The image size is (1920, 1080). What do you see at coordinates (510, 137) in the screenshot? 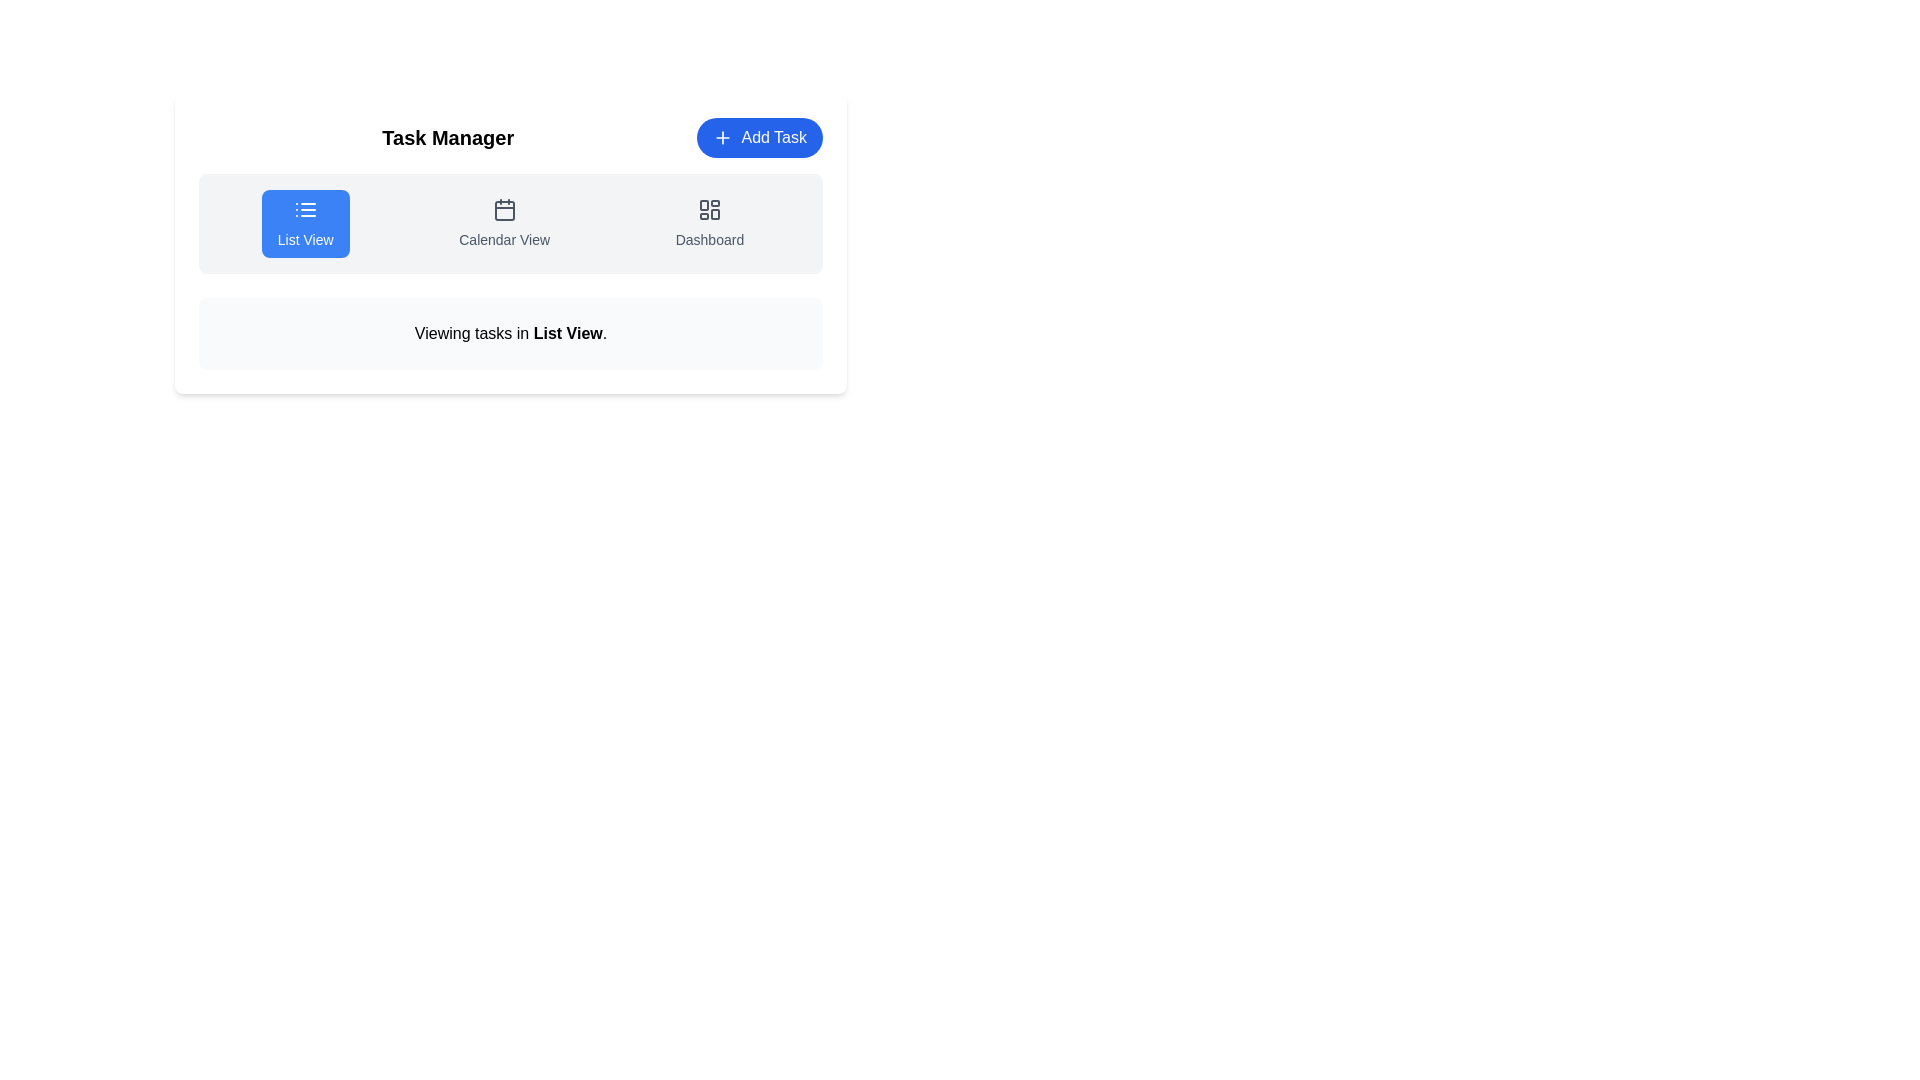
I see `the 'Task Manager' text in the header section of the task management panel` at bounding box center [510, 137].